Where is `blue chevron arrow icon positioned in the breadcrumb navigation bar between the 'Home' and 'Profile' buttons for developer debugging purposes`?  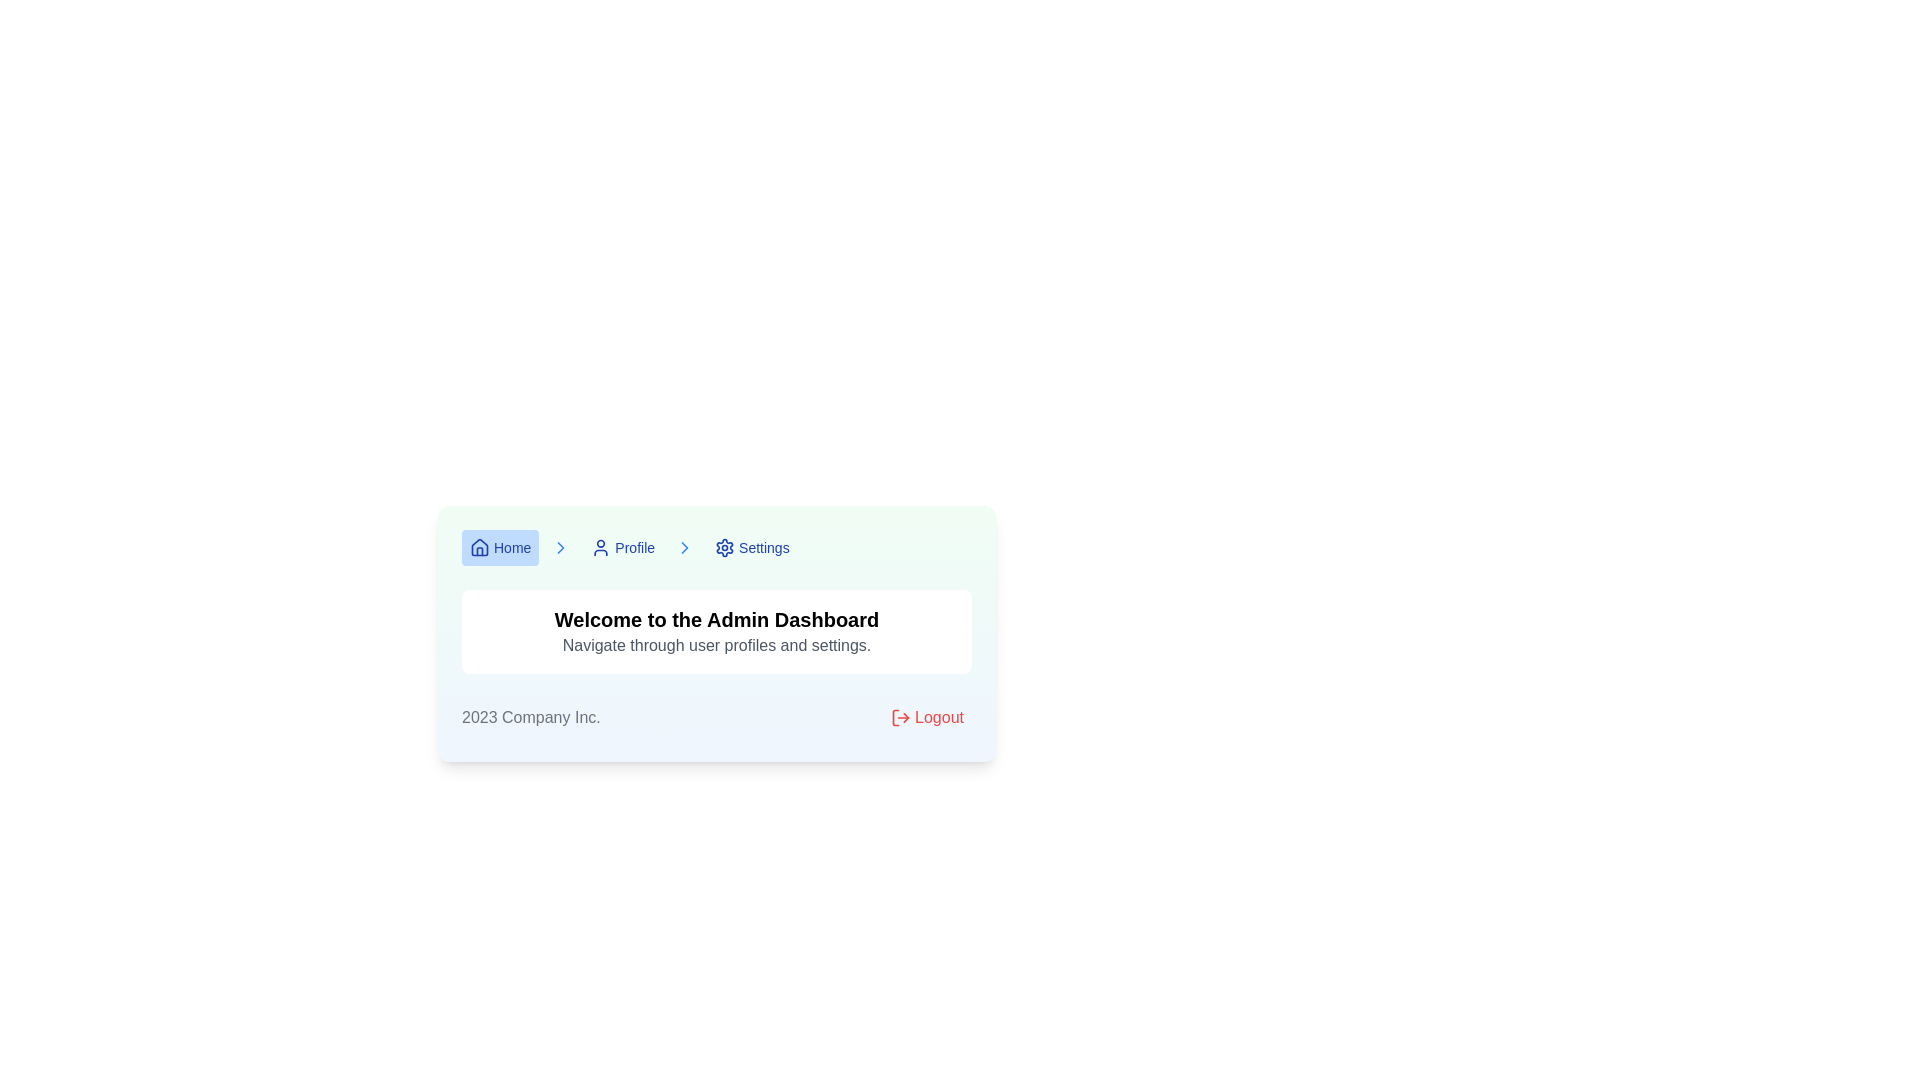 blue chevron arrow icon positioned in the breadcrumb navigation bar between the 'Home' and 'Profile' buttons for developer debugging purposes is located at coordinates (560, 547).